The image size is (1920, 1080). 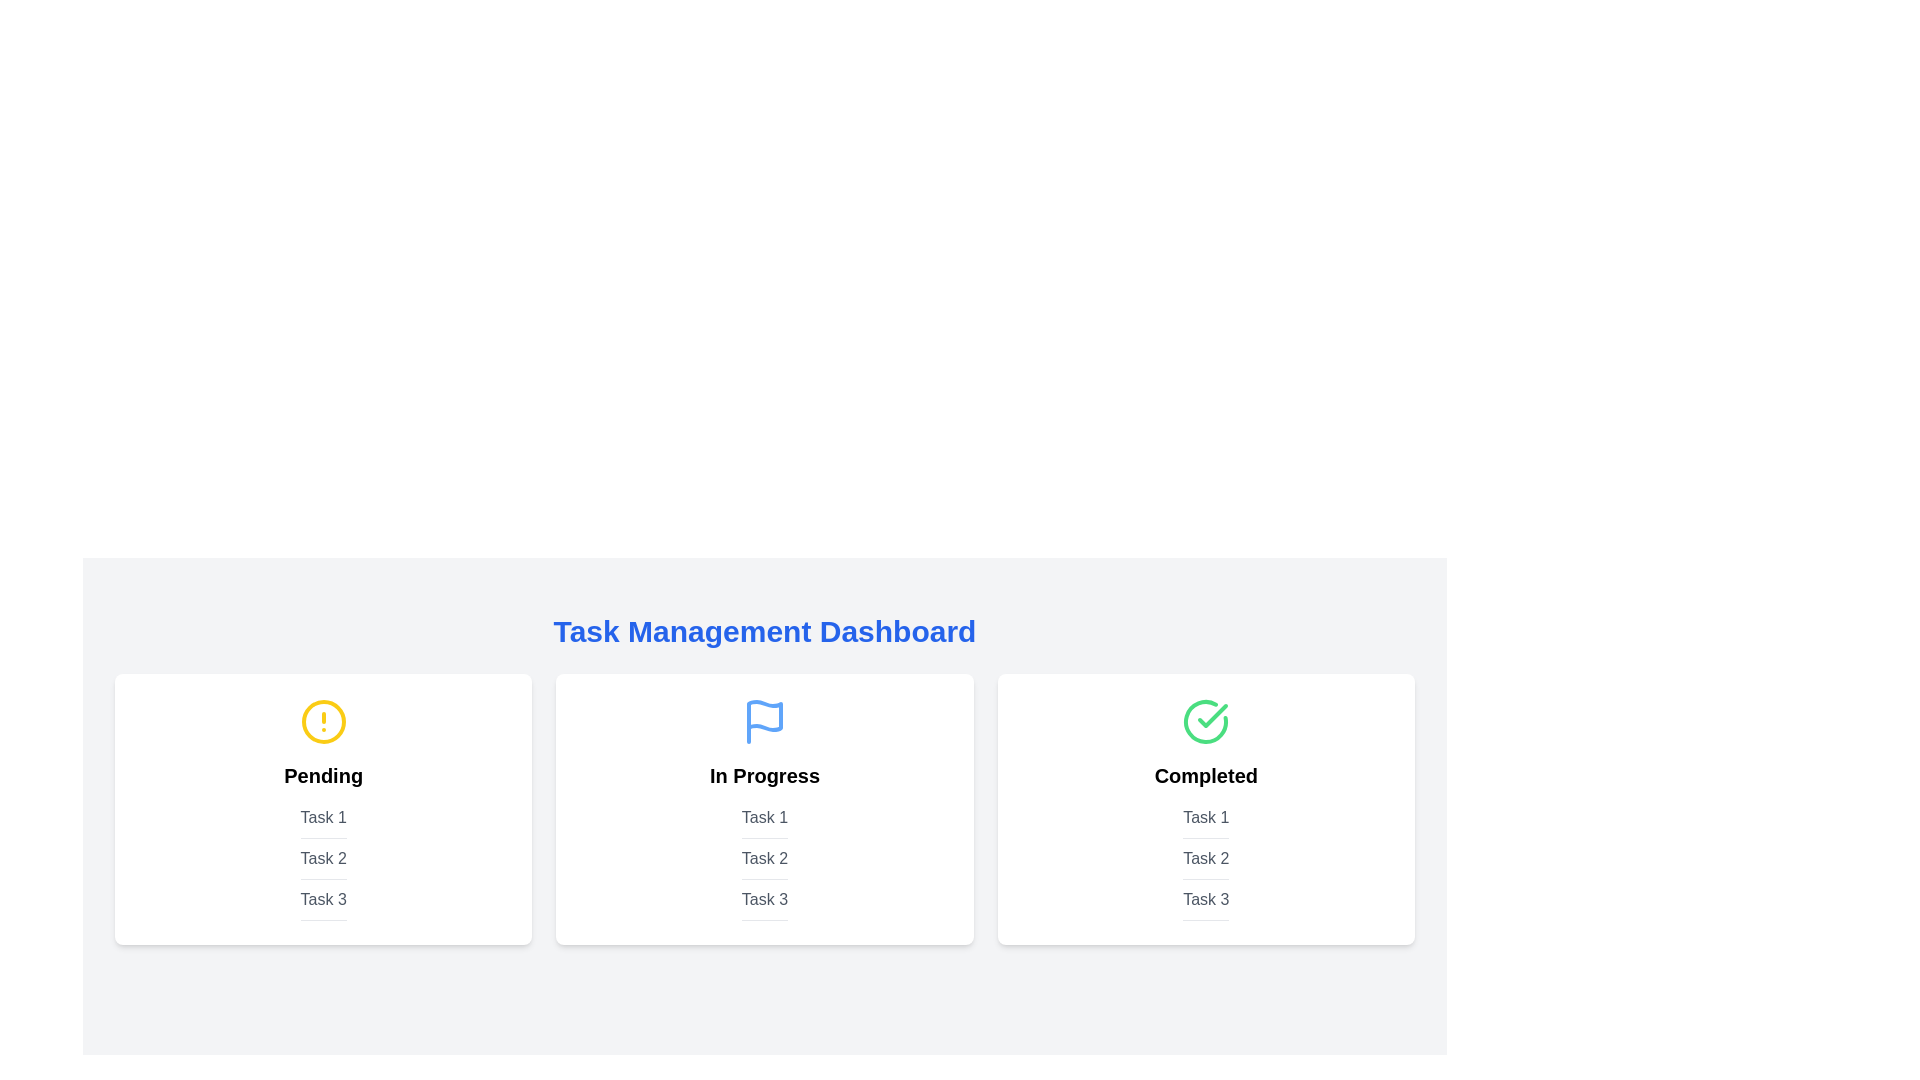 I want to click on the read-only text list displaying completed tasks located in the 'Completed' section, centrally positioned beneath the green check icon and 'Completed' header, so click(x=1205, y=862).